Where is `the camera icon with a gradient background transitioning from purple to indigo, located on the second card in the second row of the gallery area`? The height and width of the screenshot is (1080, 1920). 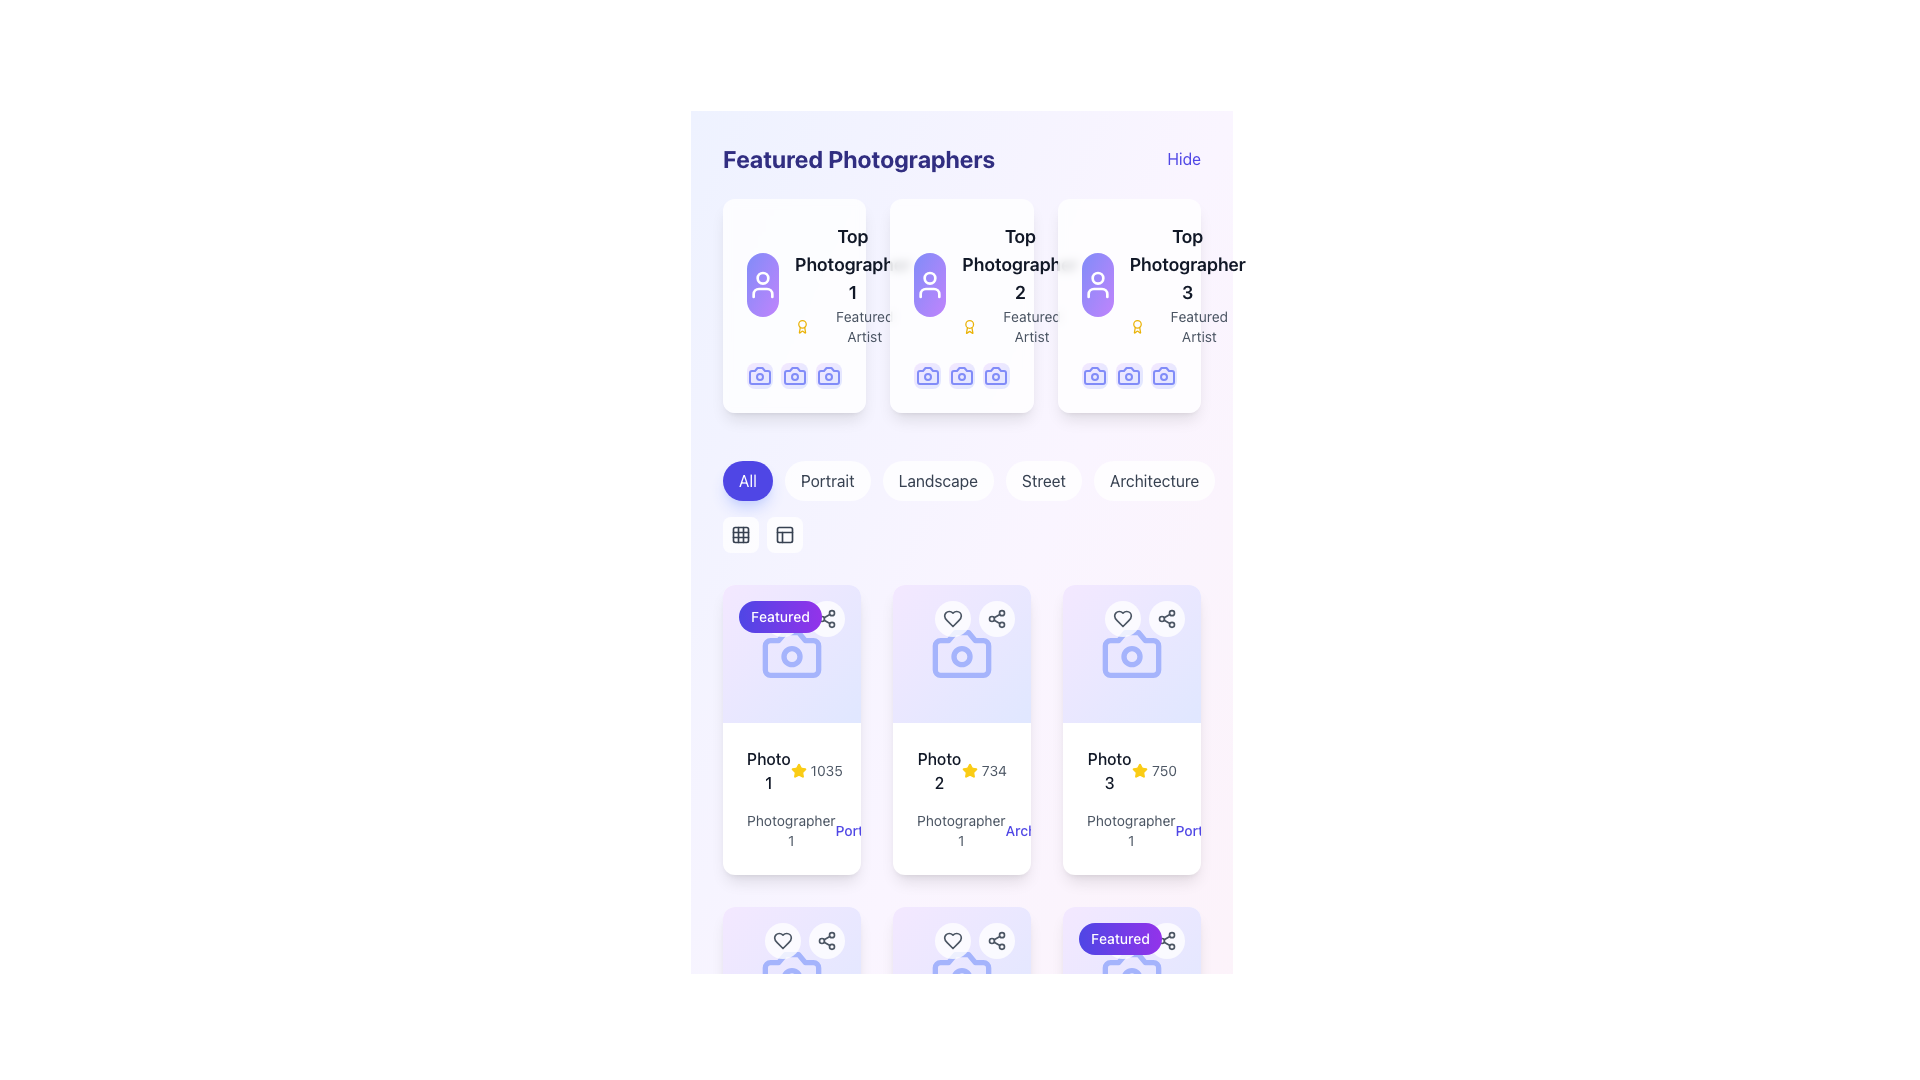 the camera icon with a gradient background transitioning from purple to indigo, located on the second card in the second row of the gallery area is located at coordinates (961, 654).